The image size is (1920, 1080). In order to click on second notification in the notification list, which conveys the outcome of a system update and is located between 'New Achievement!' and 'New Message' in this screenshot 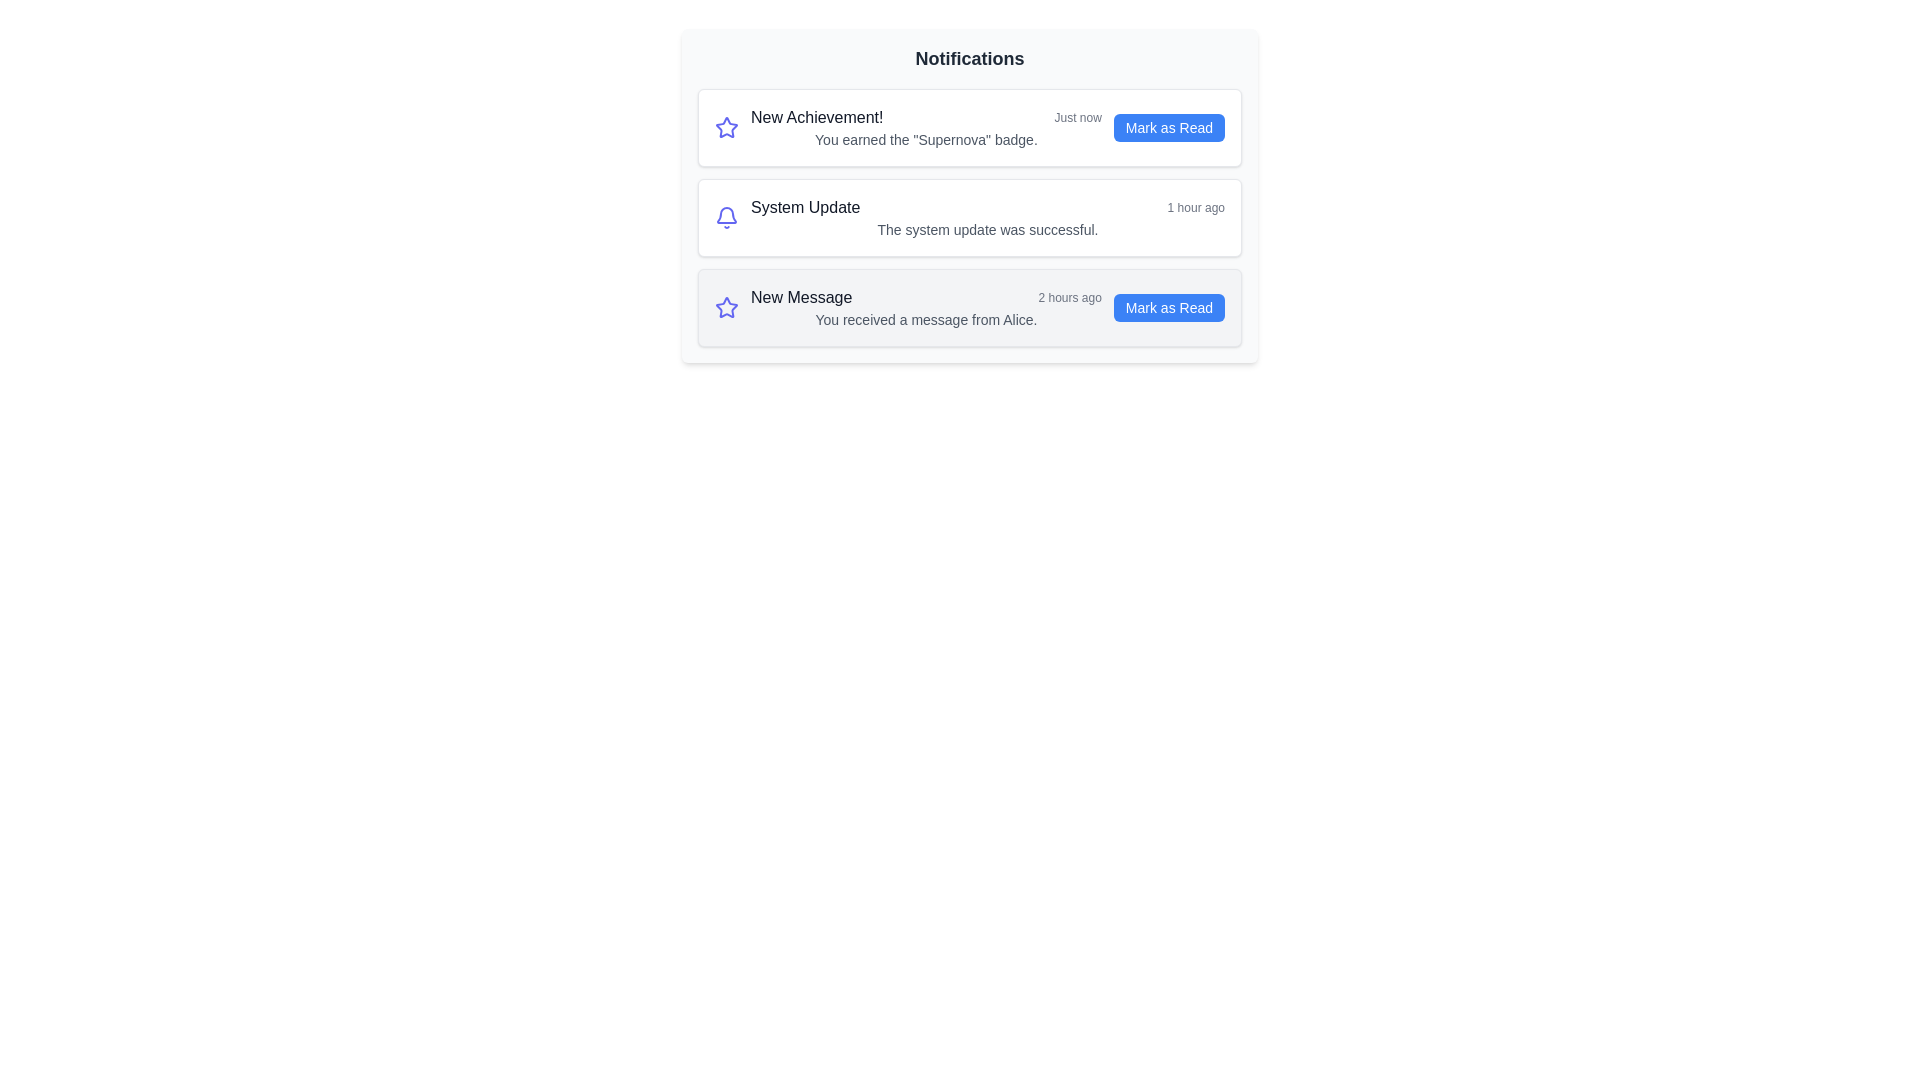, I will do `click(969, 218)`.